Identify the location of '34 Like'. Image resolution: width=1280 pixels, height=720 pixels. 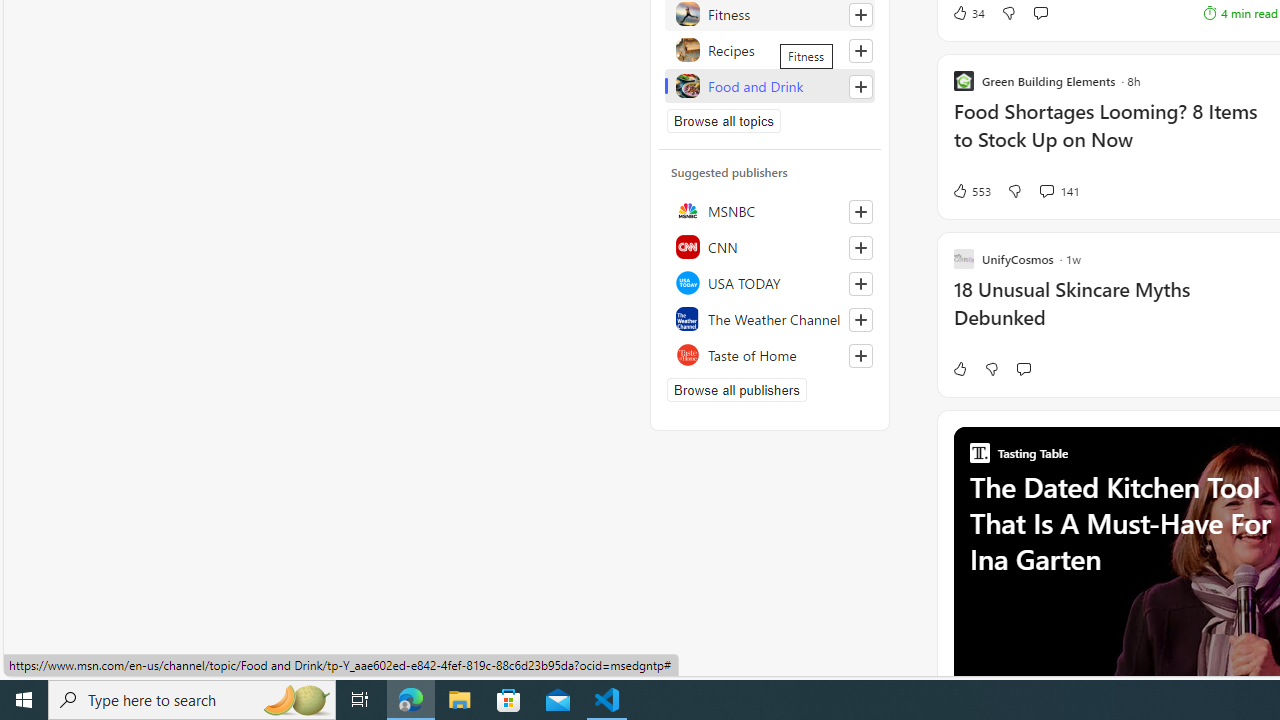
(968, 12).